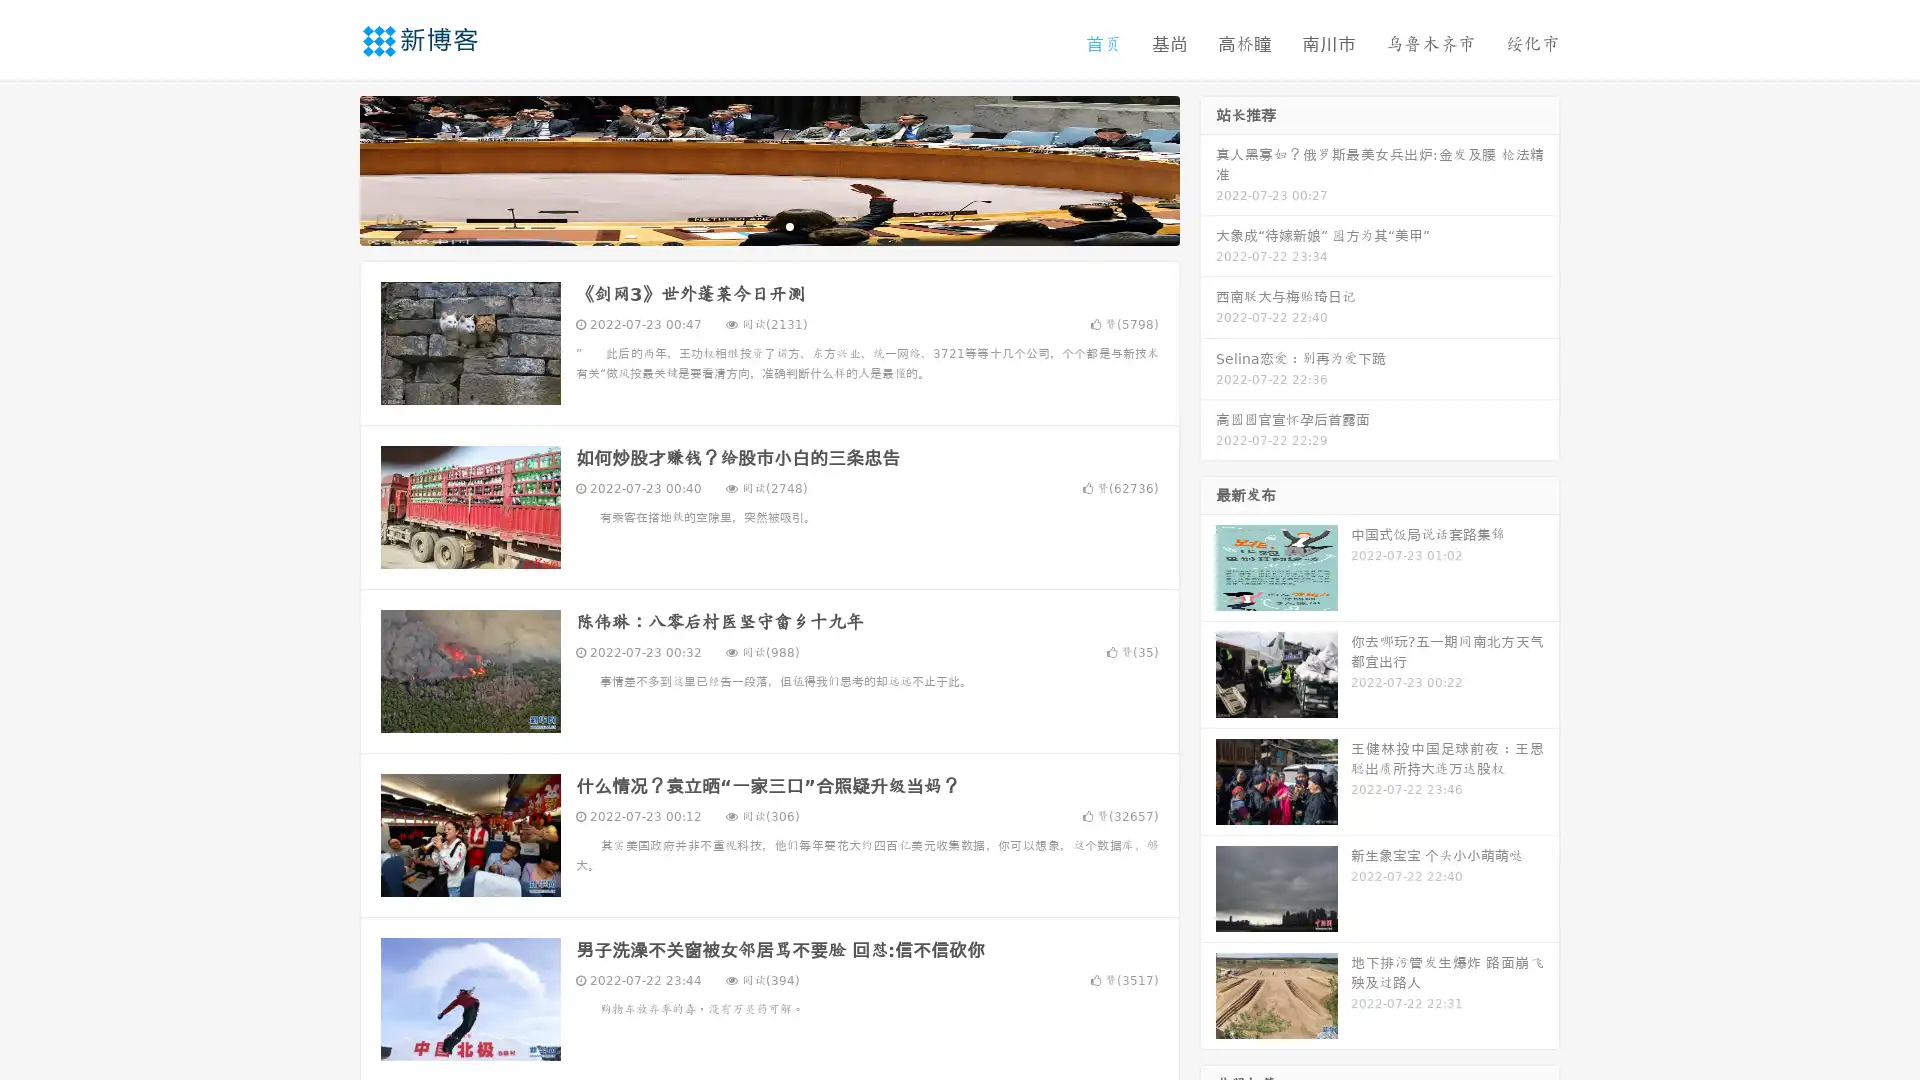 This screenshot has height=1080, width=1920. What do you see at coordinates (768, 225) in the screenshot?
I see `Go to slide 2` at bounding box center [768, 225].